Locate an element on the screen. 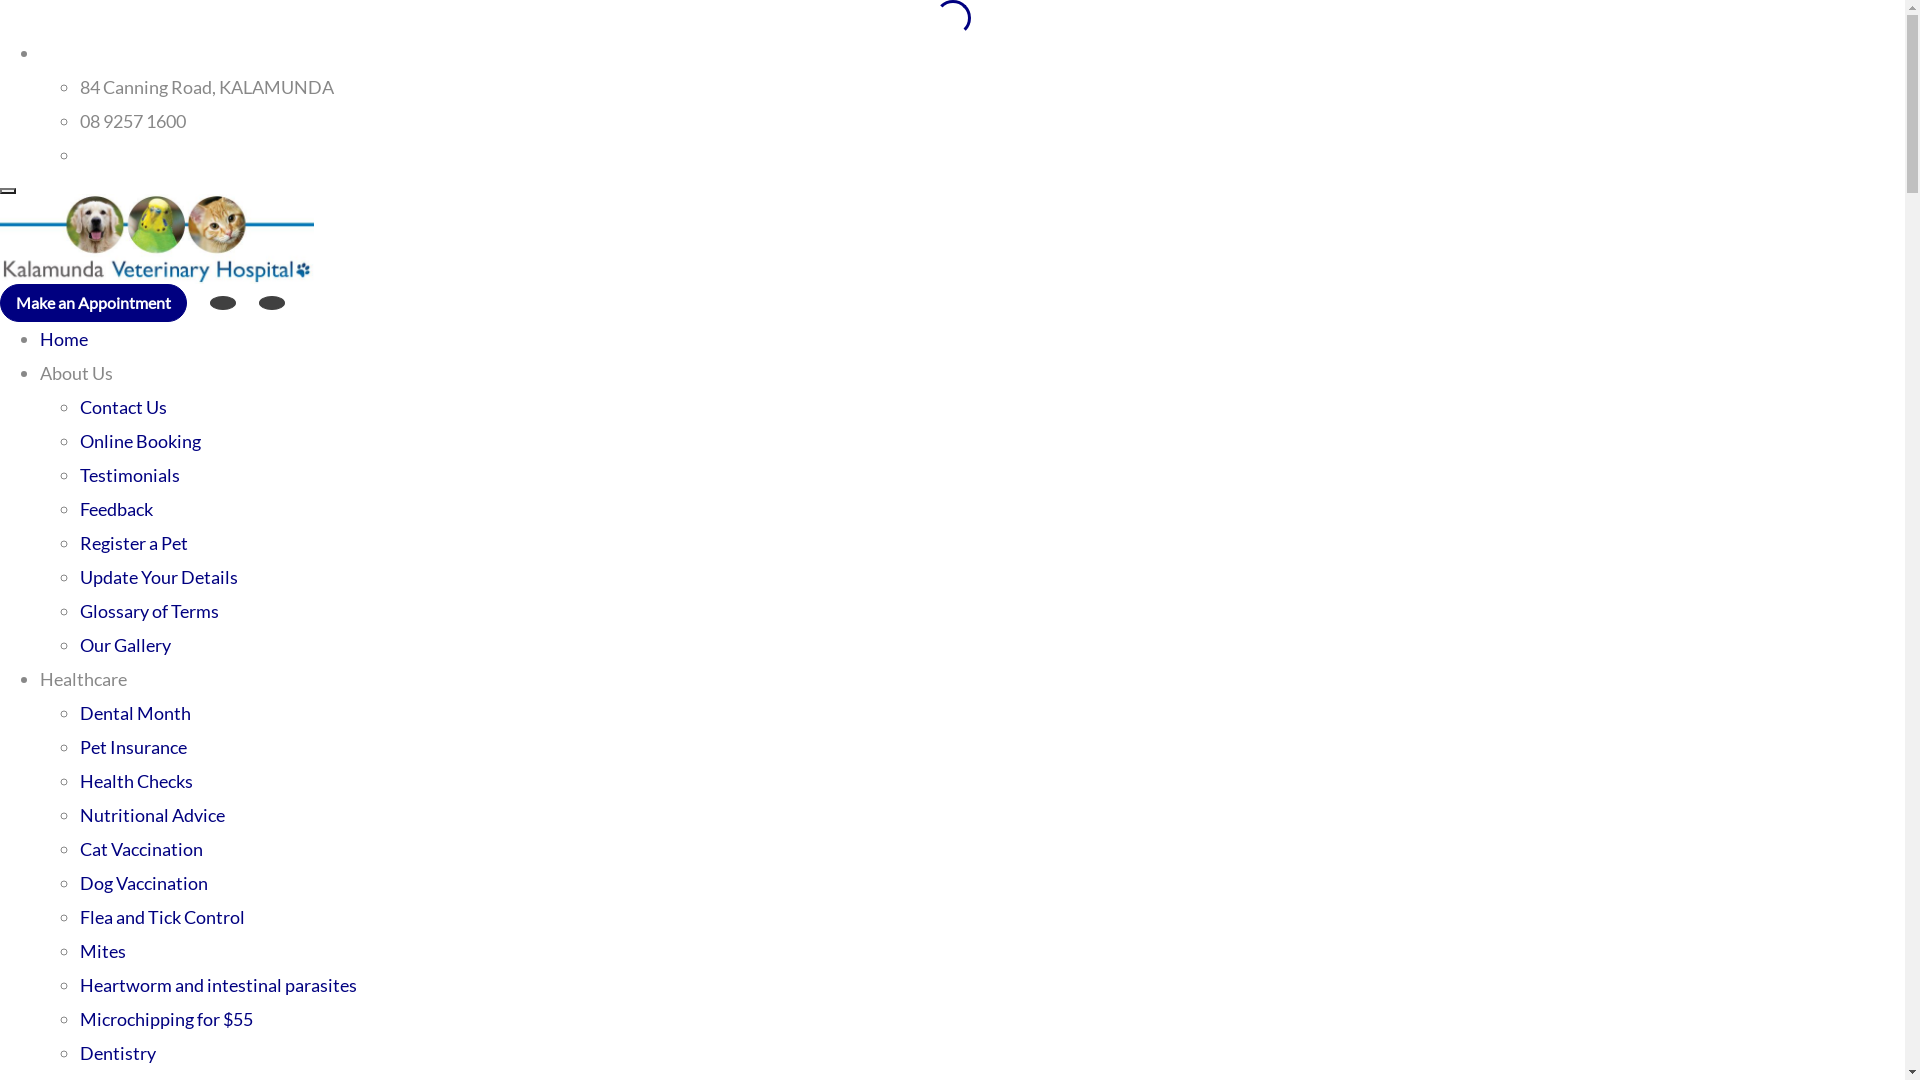 The width and height of the screenshot is (1920, 1080). 'Heartworm and intestinal parasites' is located at coordinates (218, 983).